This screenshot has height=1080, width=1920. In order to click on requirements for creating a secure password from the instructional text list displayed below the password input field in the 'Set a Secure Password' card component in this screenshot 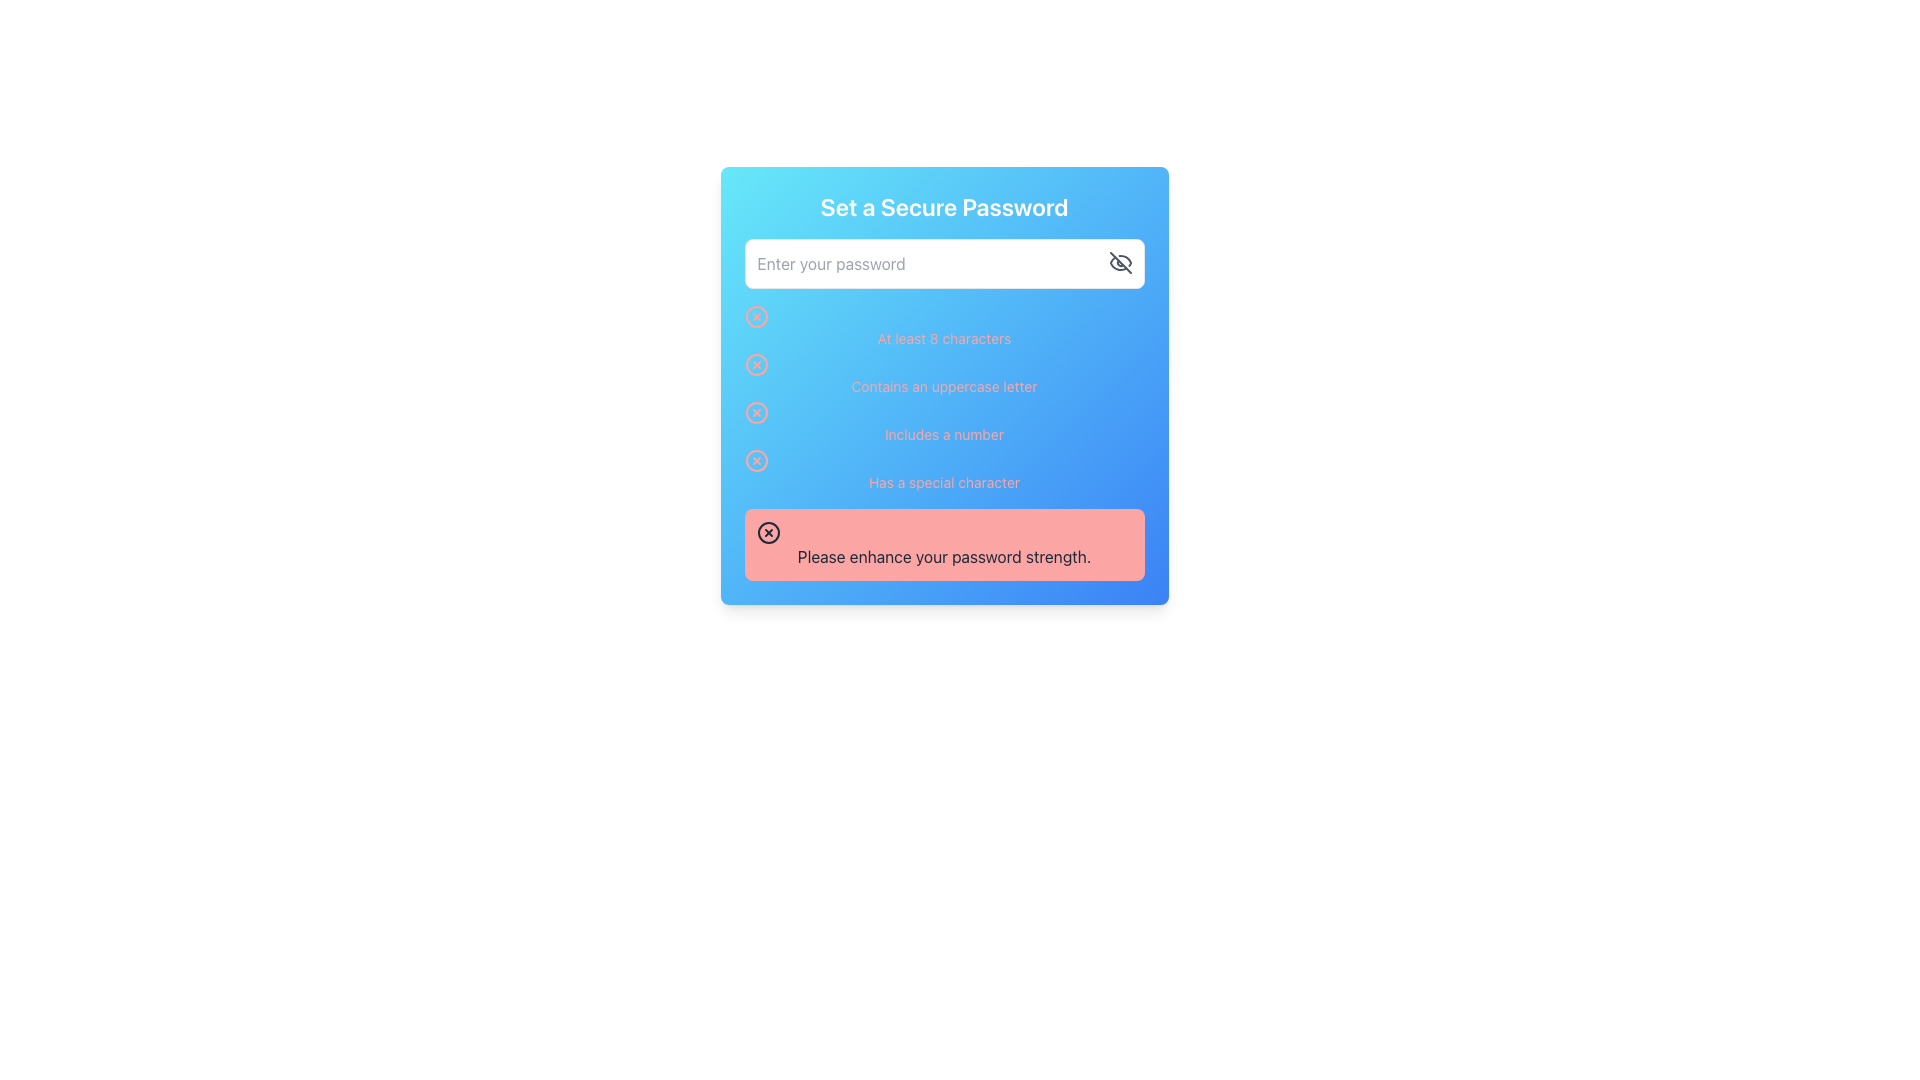, I will do `click(943, 398)`.